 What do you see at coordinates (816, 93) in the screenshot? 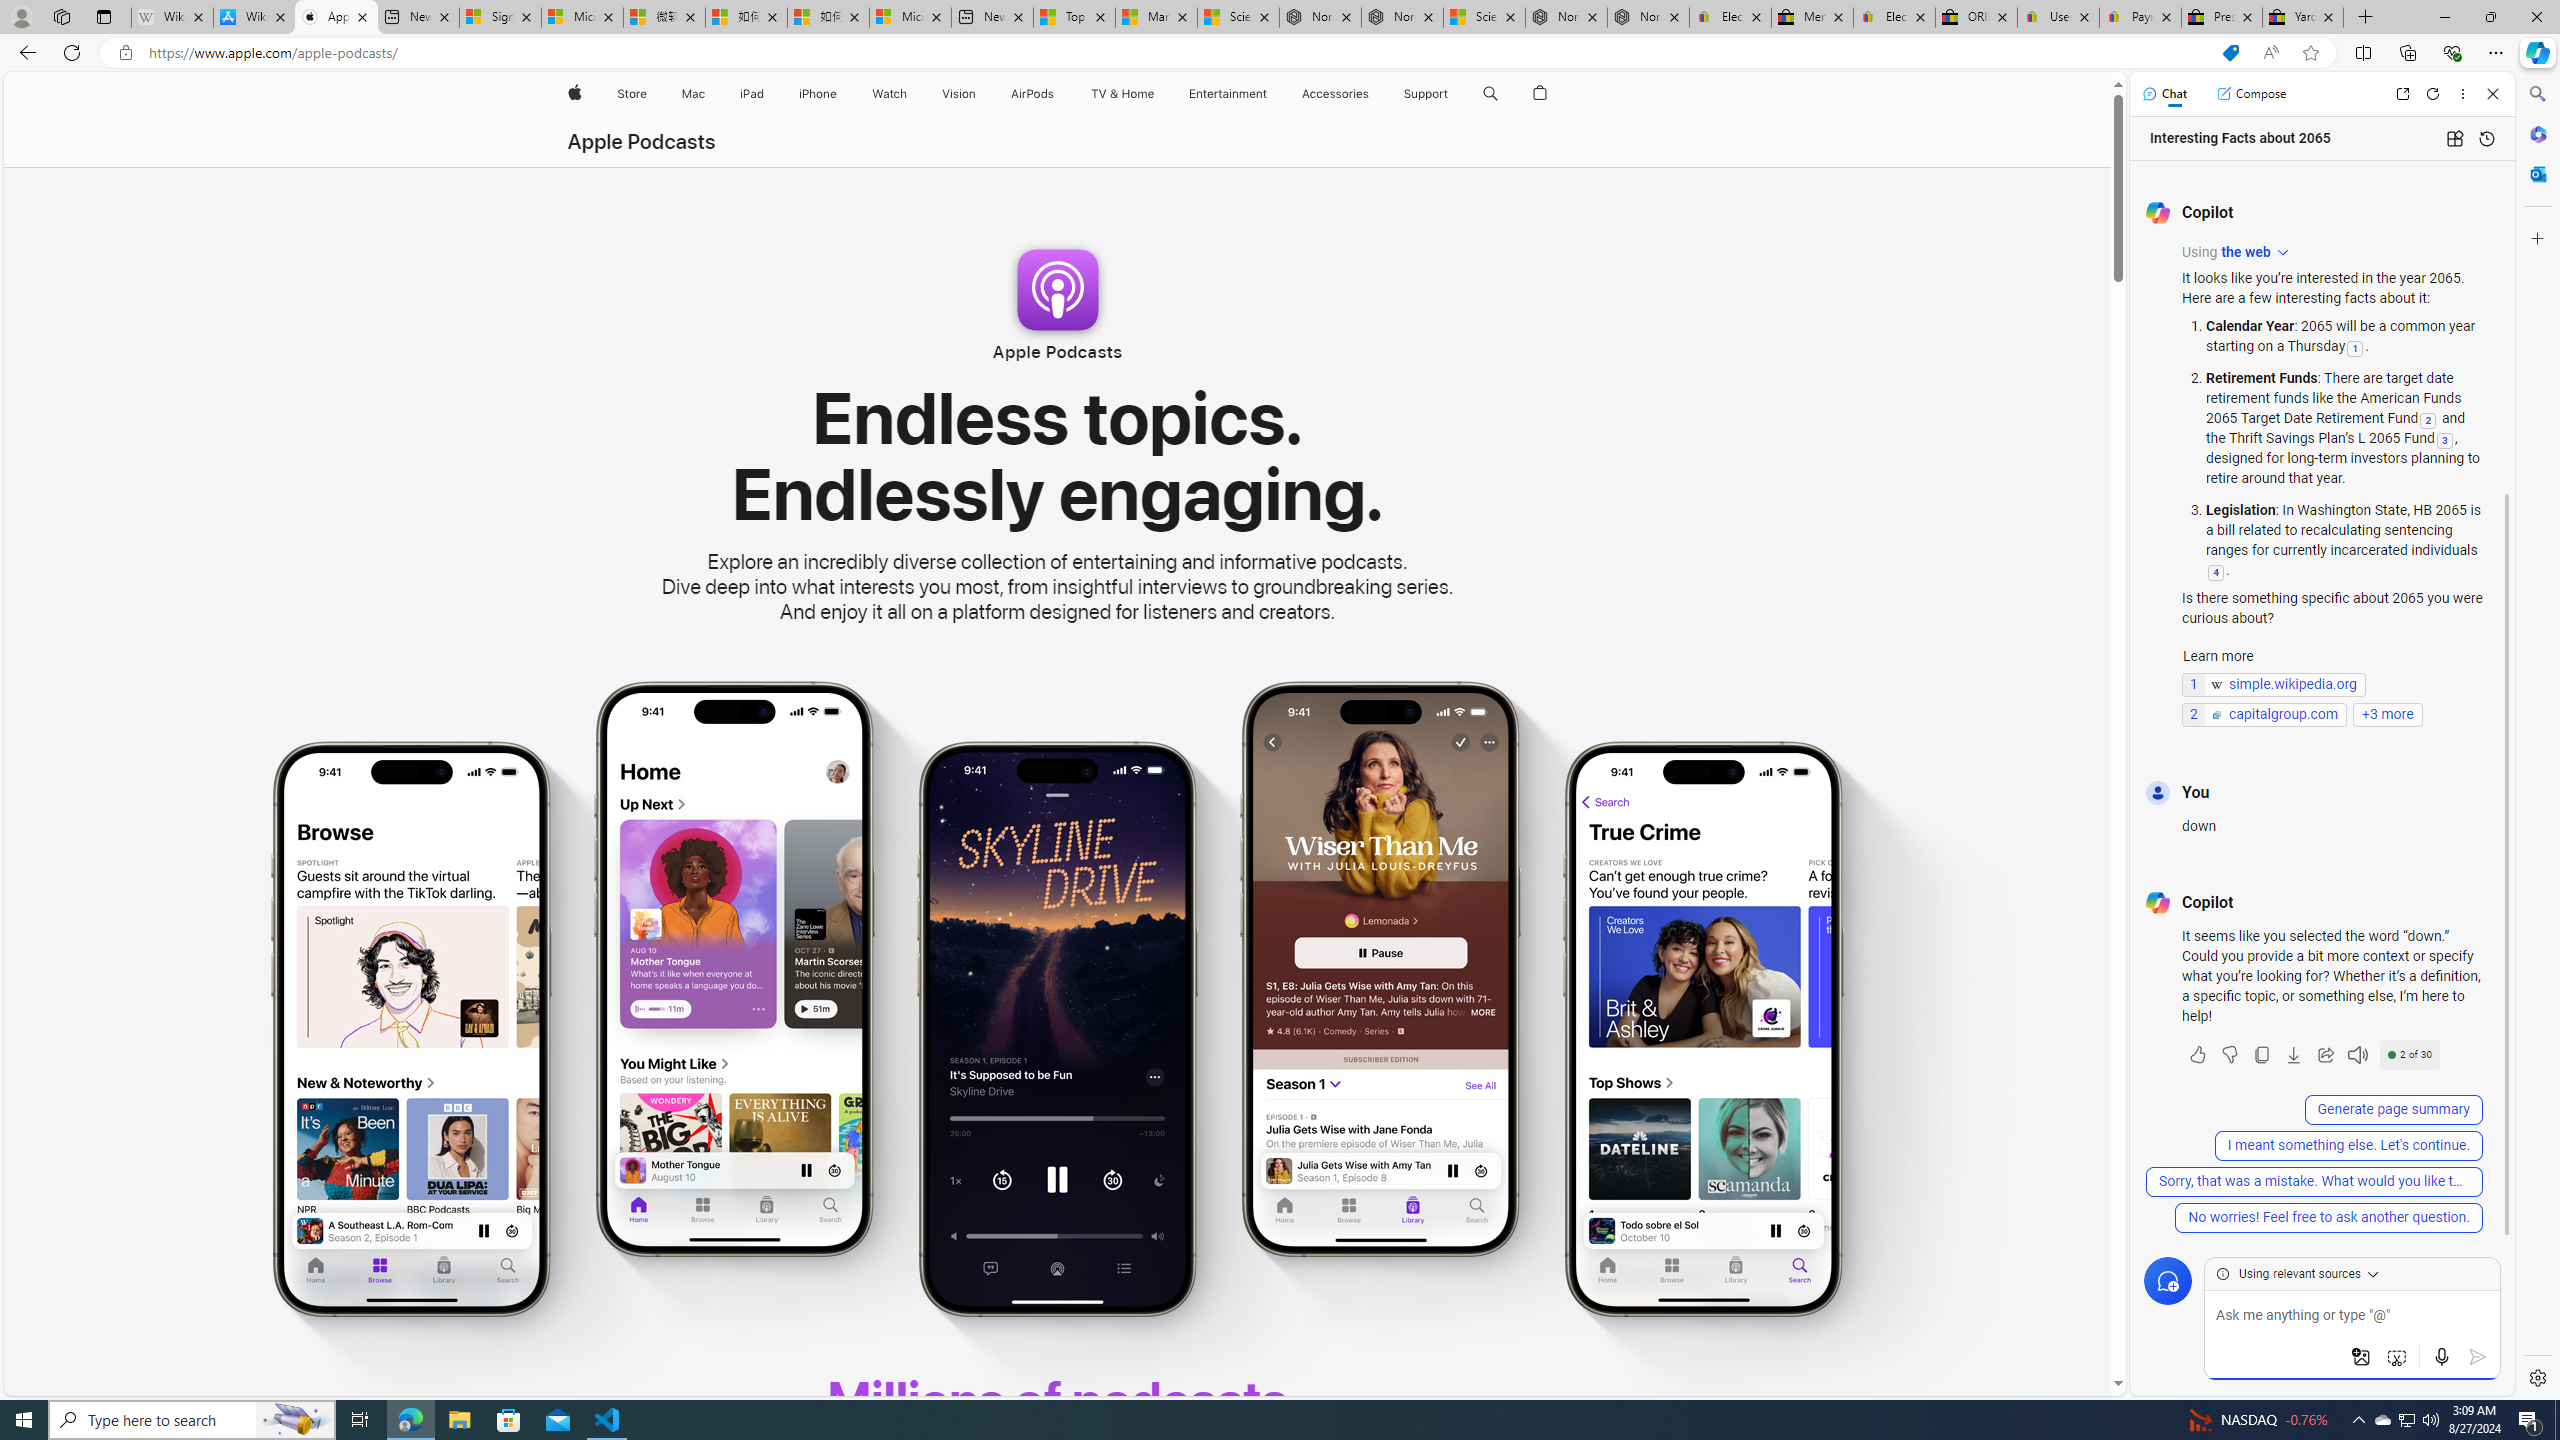
I see `'iPhone'` at bounding box center [816, 93].